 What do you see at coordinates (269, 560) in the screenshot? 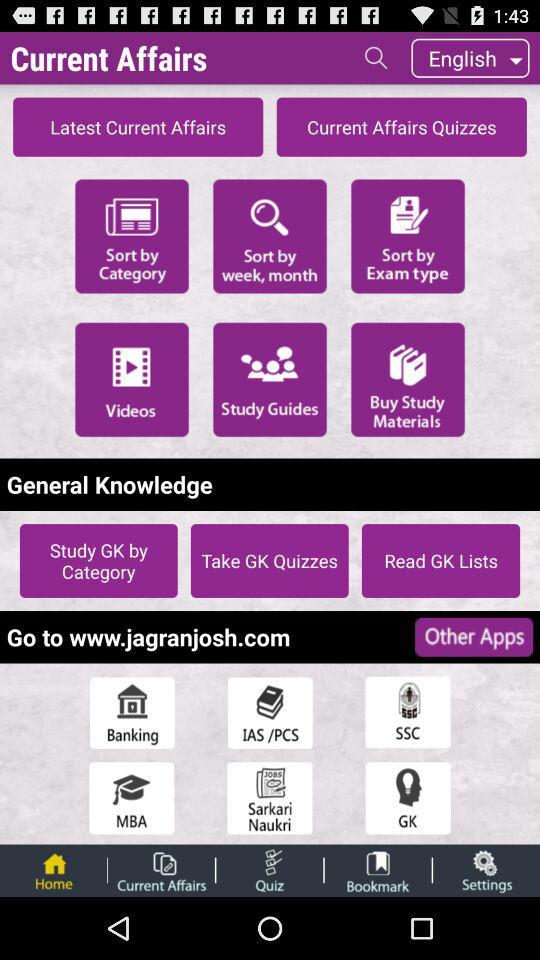
I see `icon to the left of read gk lists item` at bounding box center [269, 560].